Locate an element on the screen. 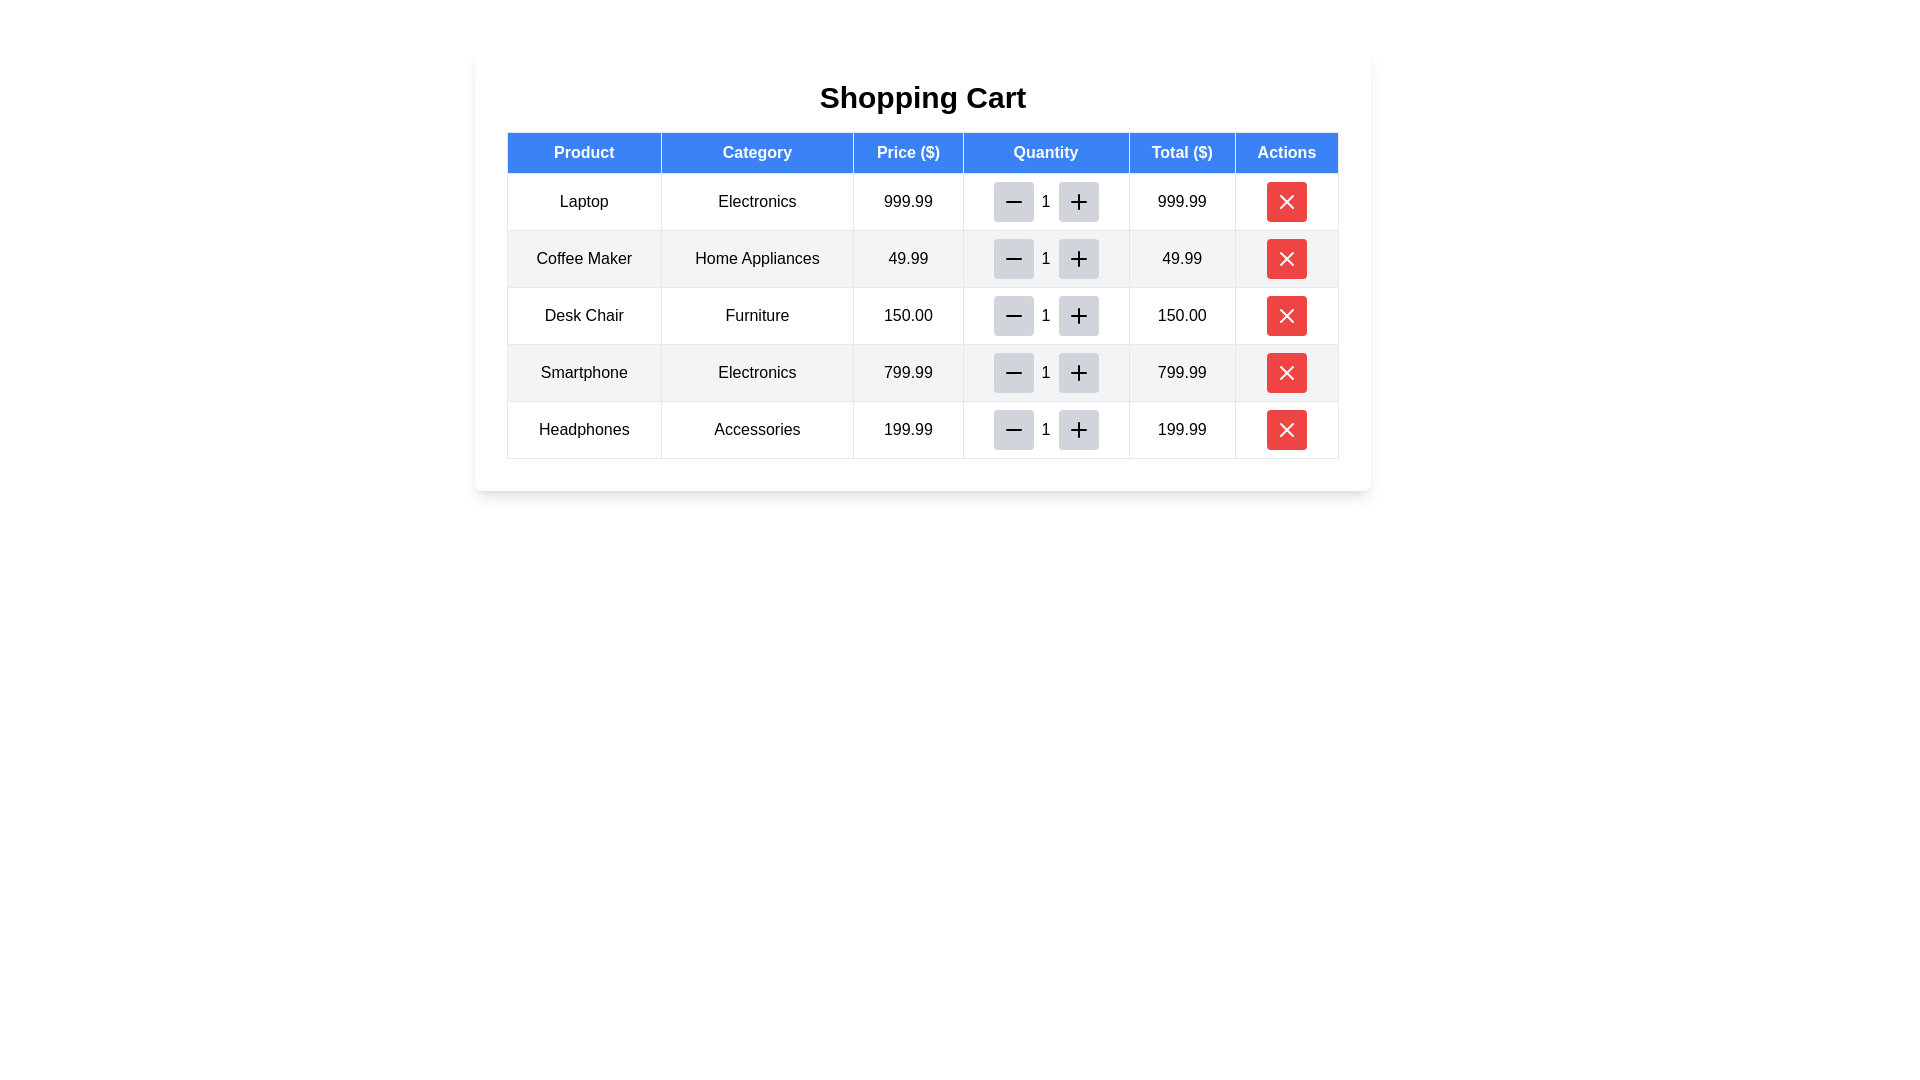 The height and width of the screenshot is (1080, 1920). the button in the last column of the table corresponding to 'Desk Chair' is located at coordinates (1286, 315).